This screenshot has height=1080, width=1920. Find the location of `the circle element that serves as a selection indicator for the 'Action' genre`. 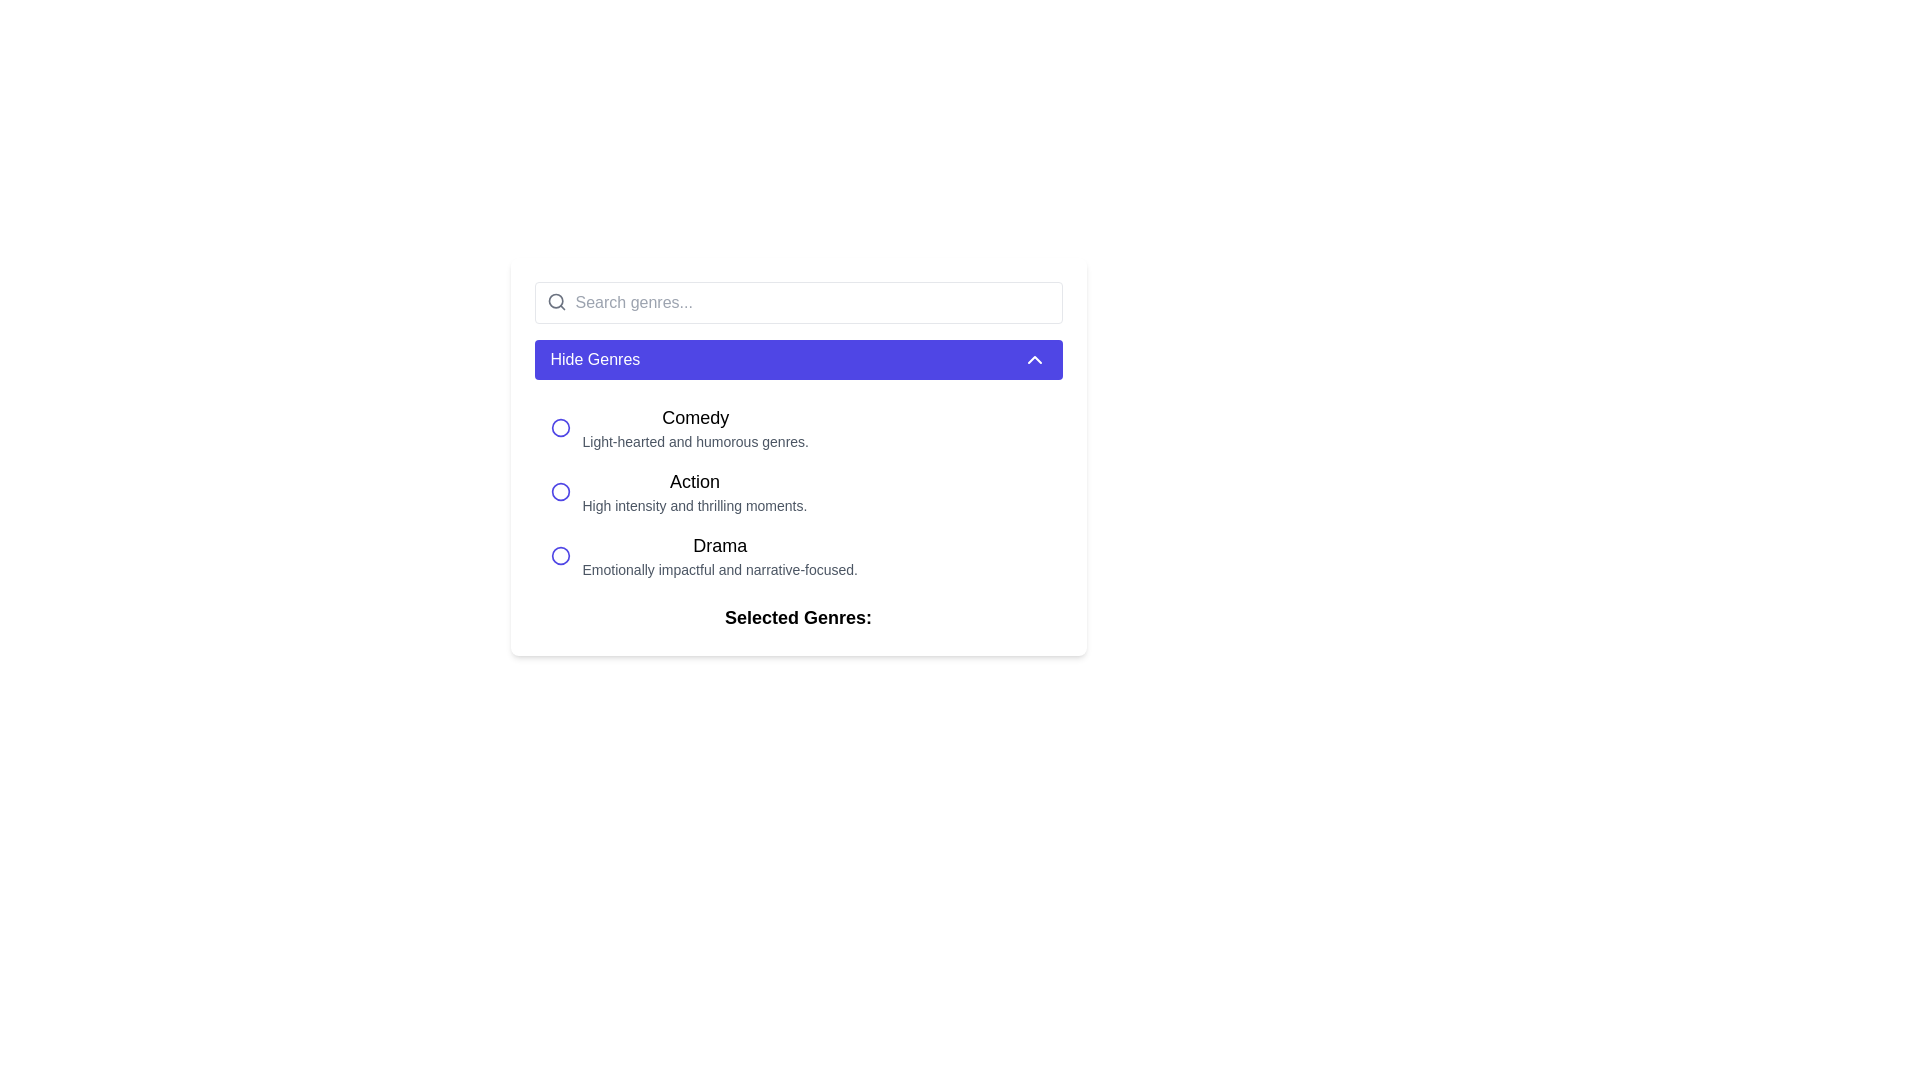

the circle element that serves as a selection indicator for the 'Action' genre is located at coordinates (560, 492).